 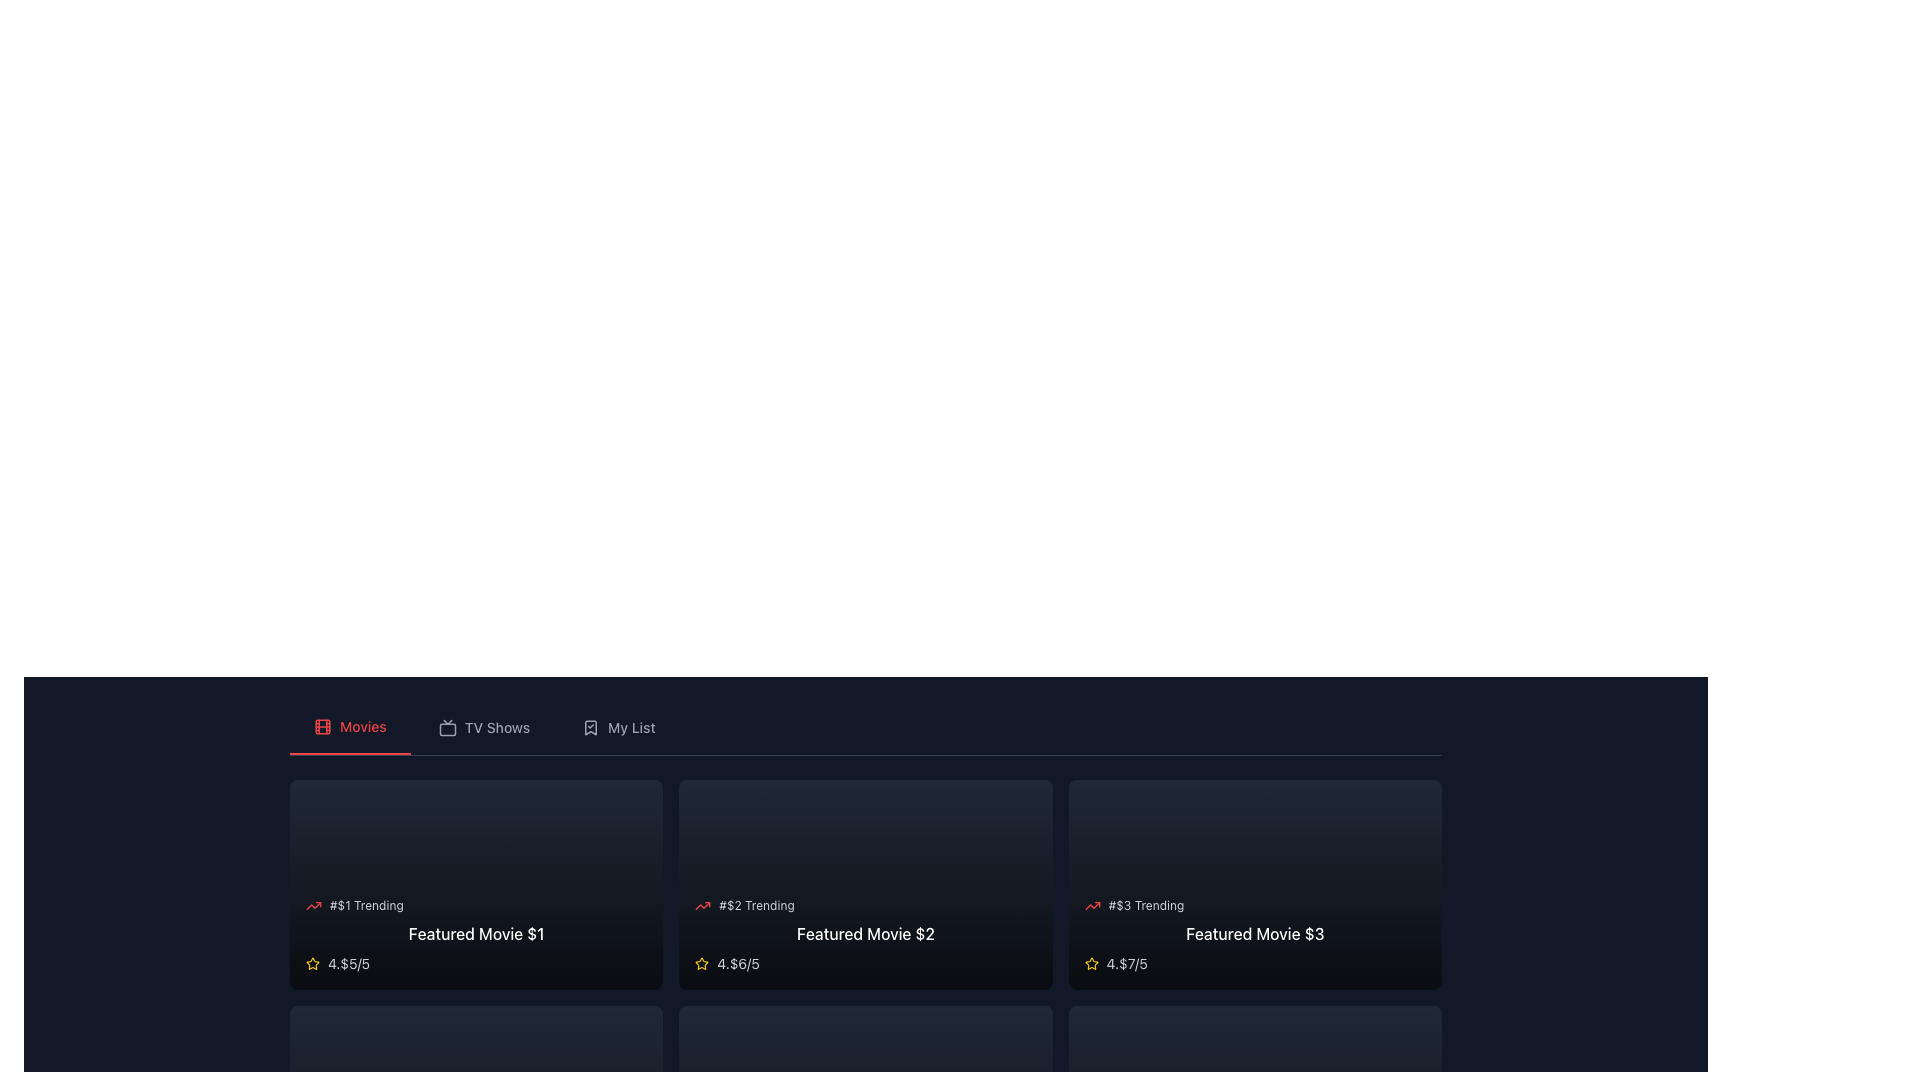 What do you see at coordinates (349, 963) in the screenshot?
I see `the text label displaying the rating value '4.$5/5' in light gray color, located within the first movie card labeled 'Featured Movie $1', immediately to the right of the yellow star icon` at bounding box center [349, 963].